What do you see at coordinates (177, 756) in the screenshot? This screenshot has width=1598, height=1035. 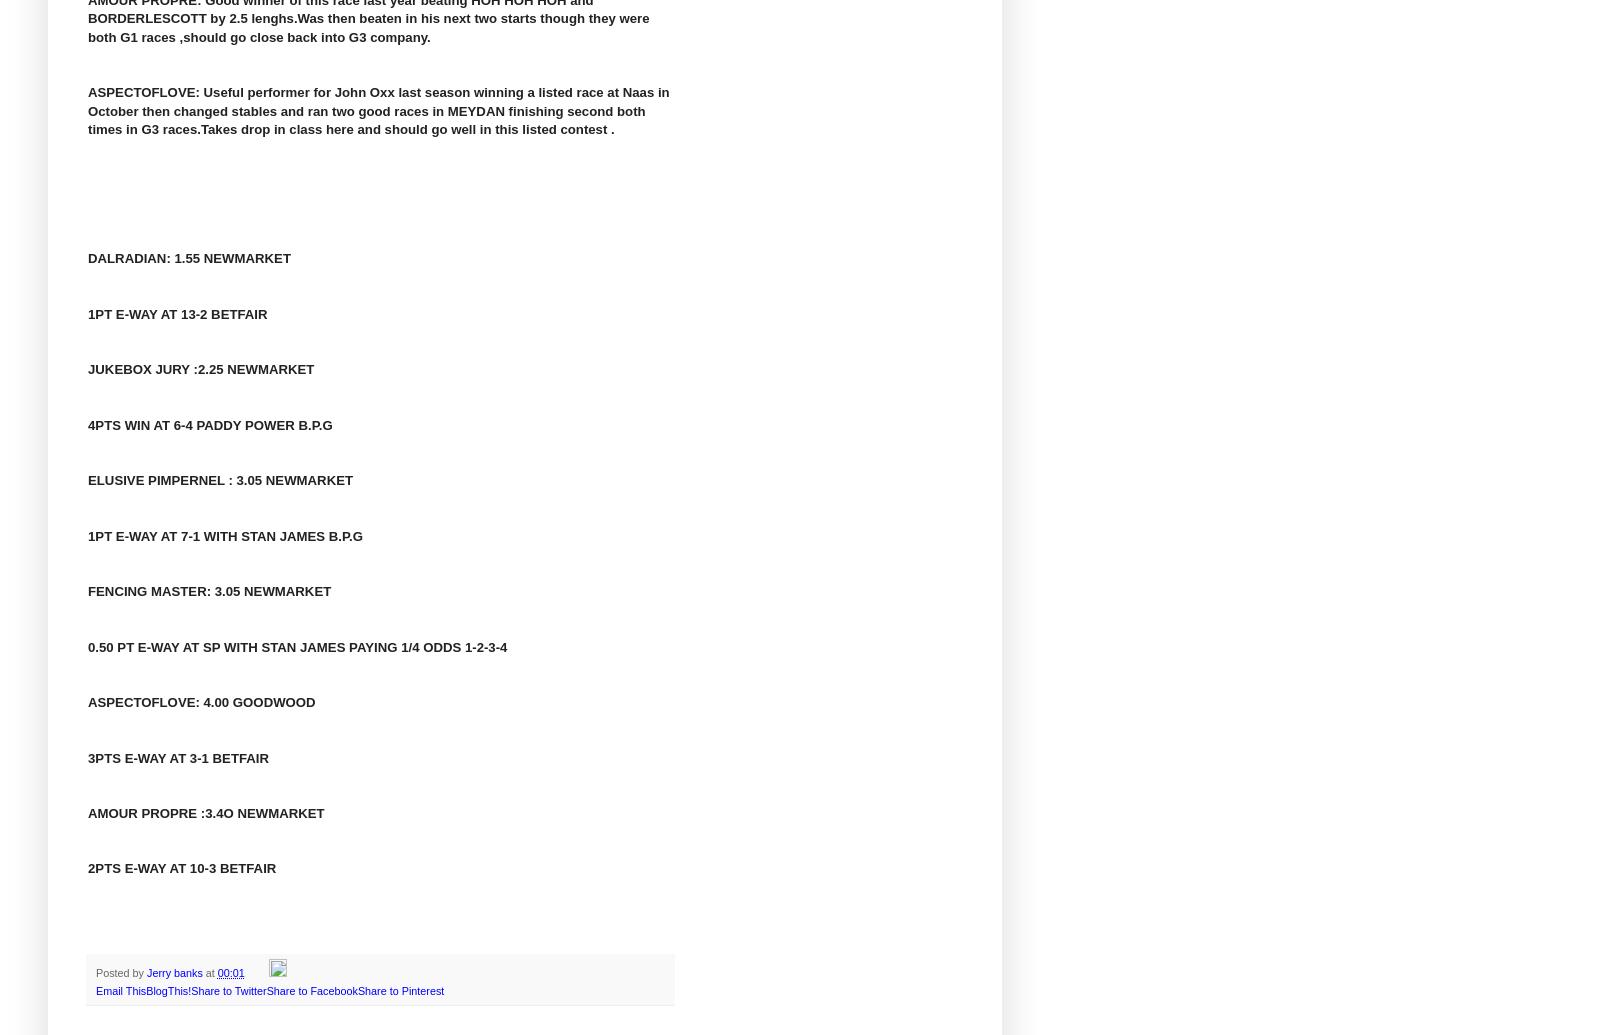 I see `'3PTS E-WAY AT 3-1 BETFAIR'` at bounding box center [177, 756].